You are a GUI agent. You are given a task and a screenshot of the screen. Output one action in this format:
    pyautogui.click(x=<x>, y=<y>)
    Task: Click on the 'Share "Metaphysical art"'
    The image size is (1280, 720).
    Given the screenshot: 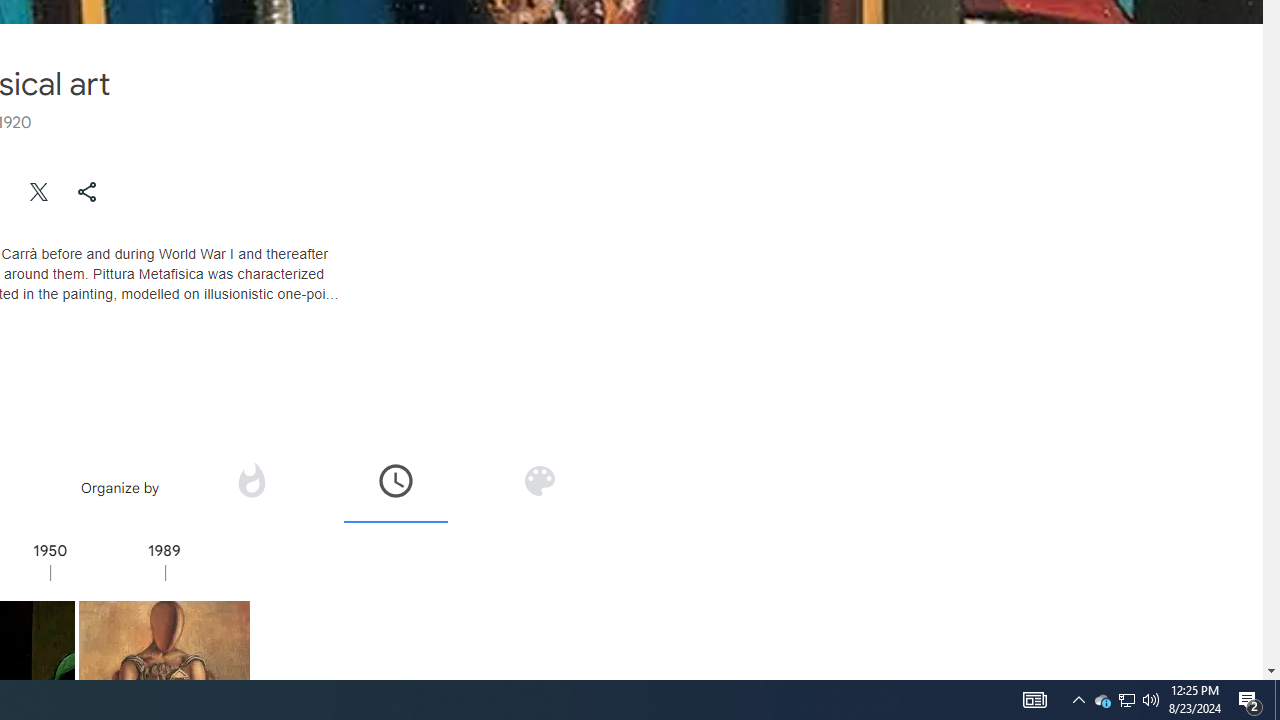 What is the action you would take?
    pyautogui.click(x=86, y=191)
    